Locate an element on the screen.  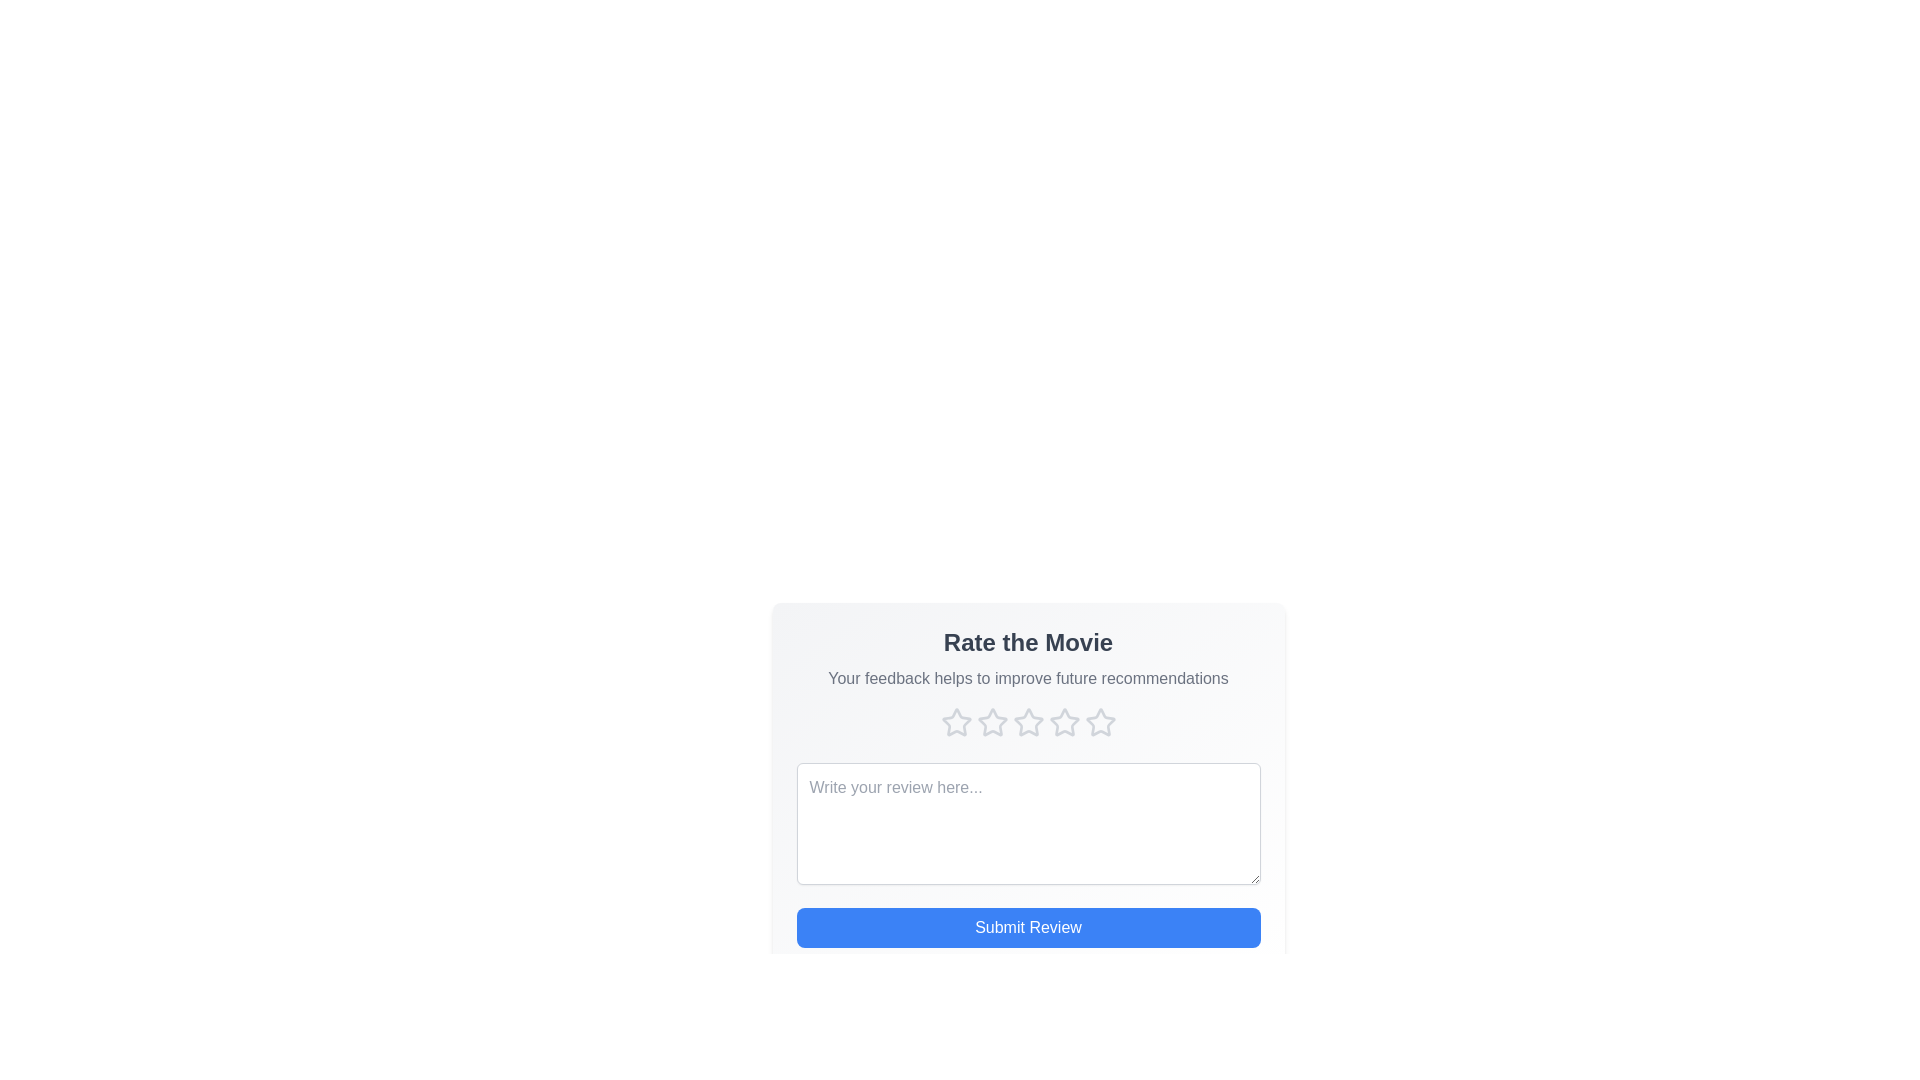
the second star icon in the rating system to rate the movie is located at coordinates (992, 722).